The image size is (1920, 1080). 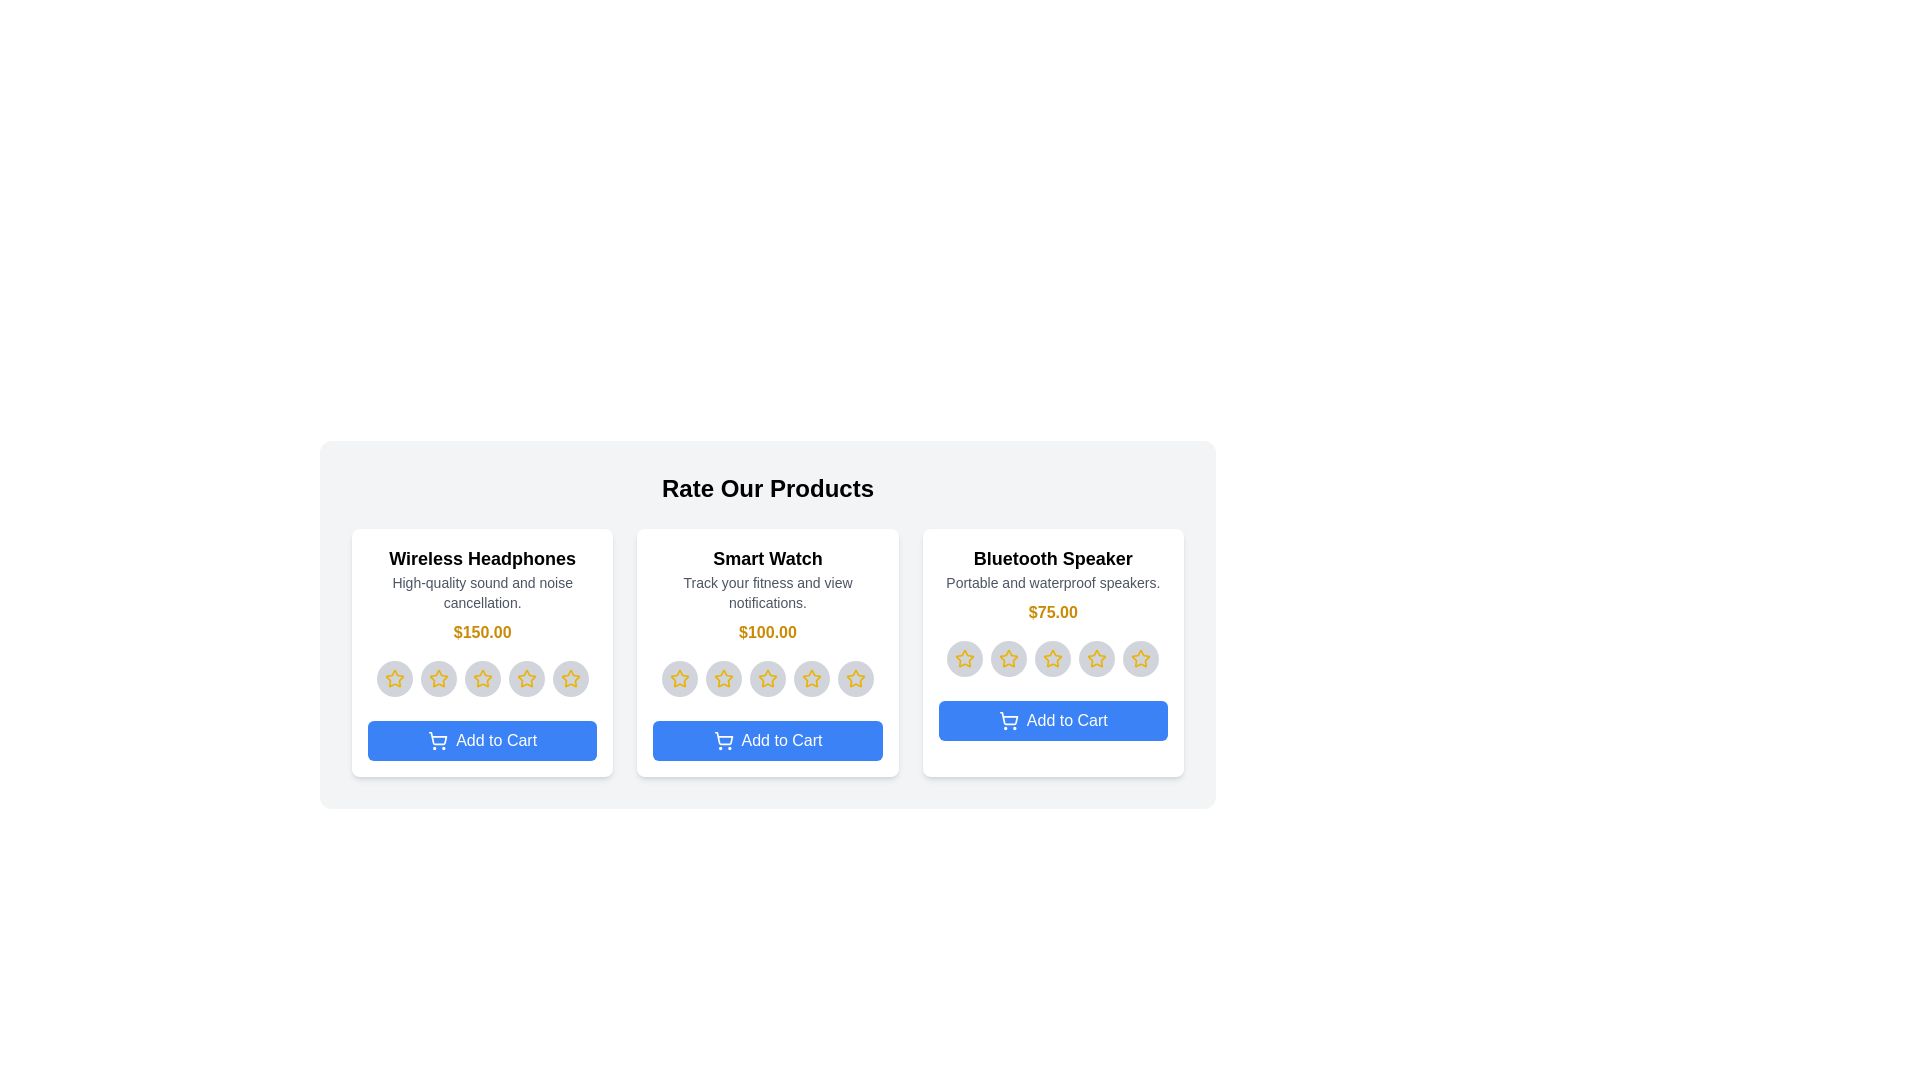 What do you see at coordinates (855, 677) in the screenshot?
I see `the star corresponding to 5 for the product 'Smart Watch'` at bounding box center [855, 677].